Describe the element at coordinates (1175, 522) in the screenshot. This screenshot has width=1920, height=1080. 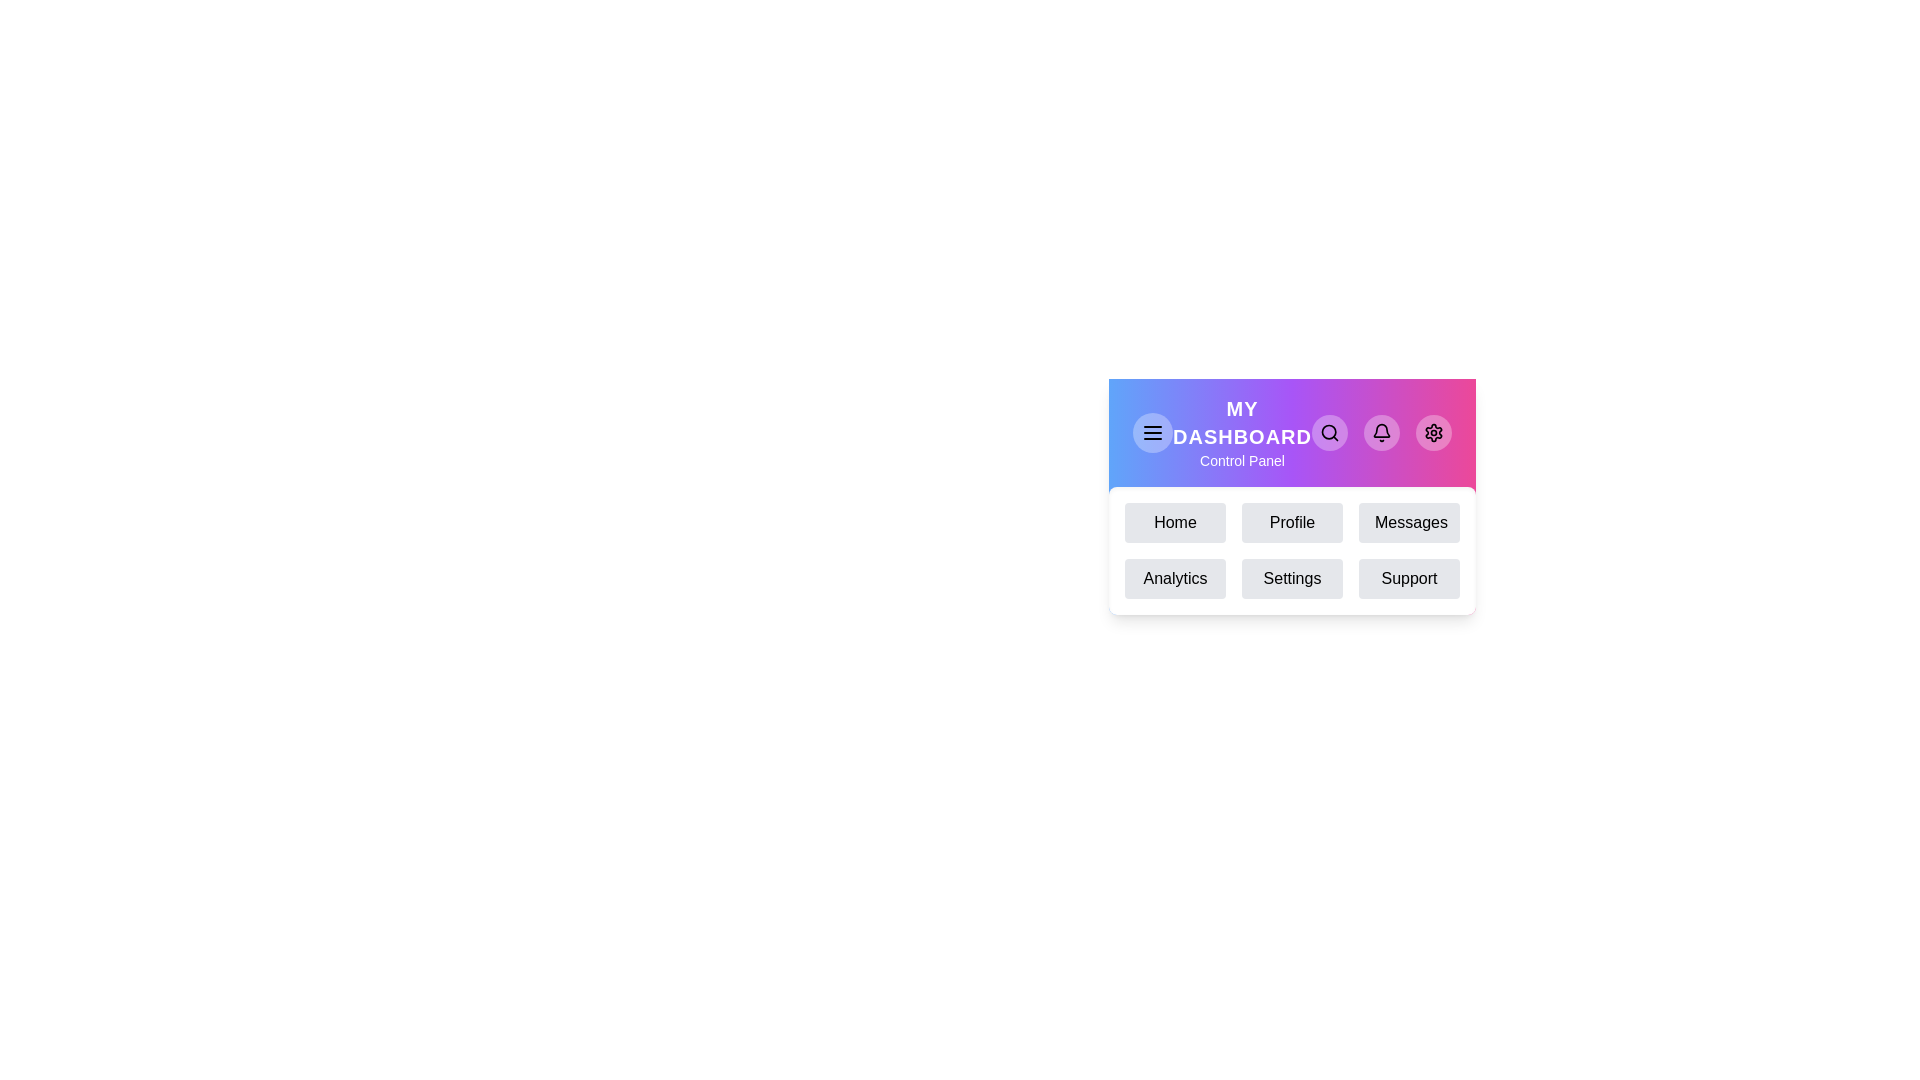
I see `the menu item Home to navigate to the corresponding section` at that location.